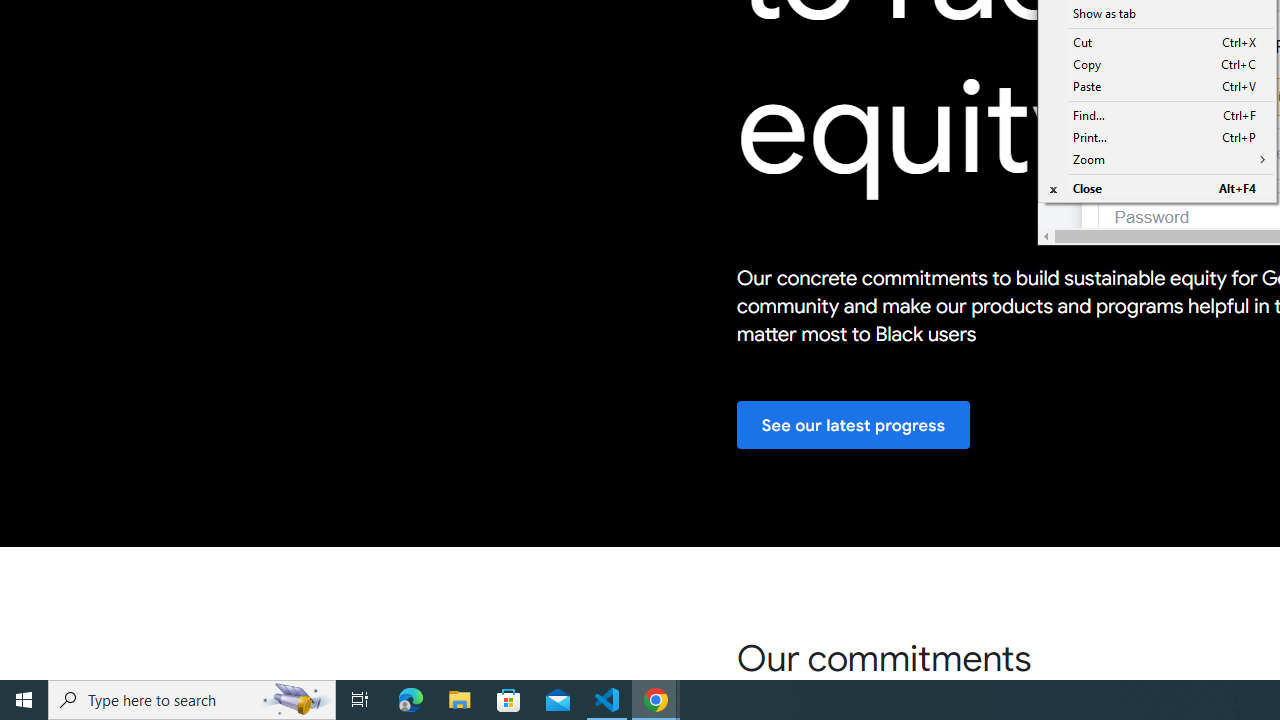  What do you see at coordinates (1157, 42) in the screenshot?
I see `'Cut	Ctrl+X'` at bounding box center [1157, 42].